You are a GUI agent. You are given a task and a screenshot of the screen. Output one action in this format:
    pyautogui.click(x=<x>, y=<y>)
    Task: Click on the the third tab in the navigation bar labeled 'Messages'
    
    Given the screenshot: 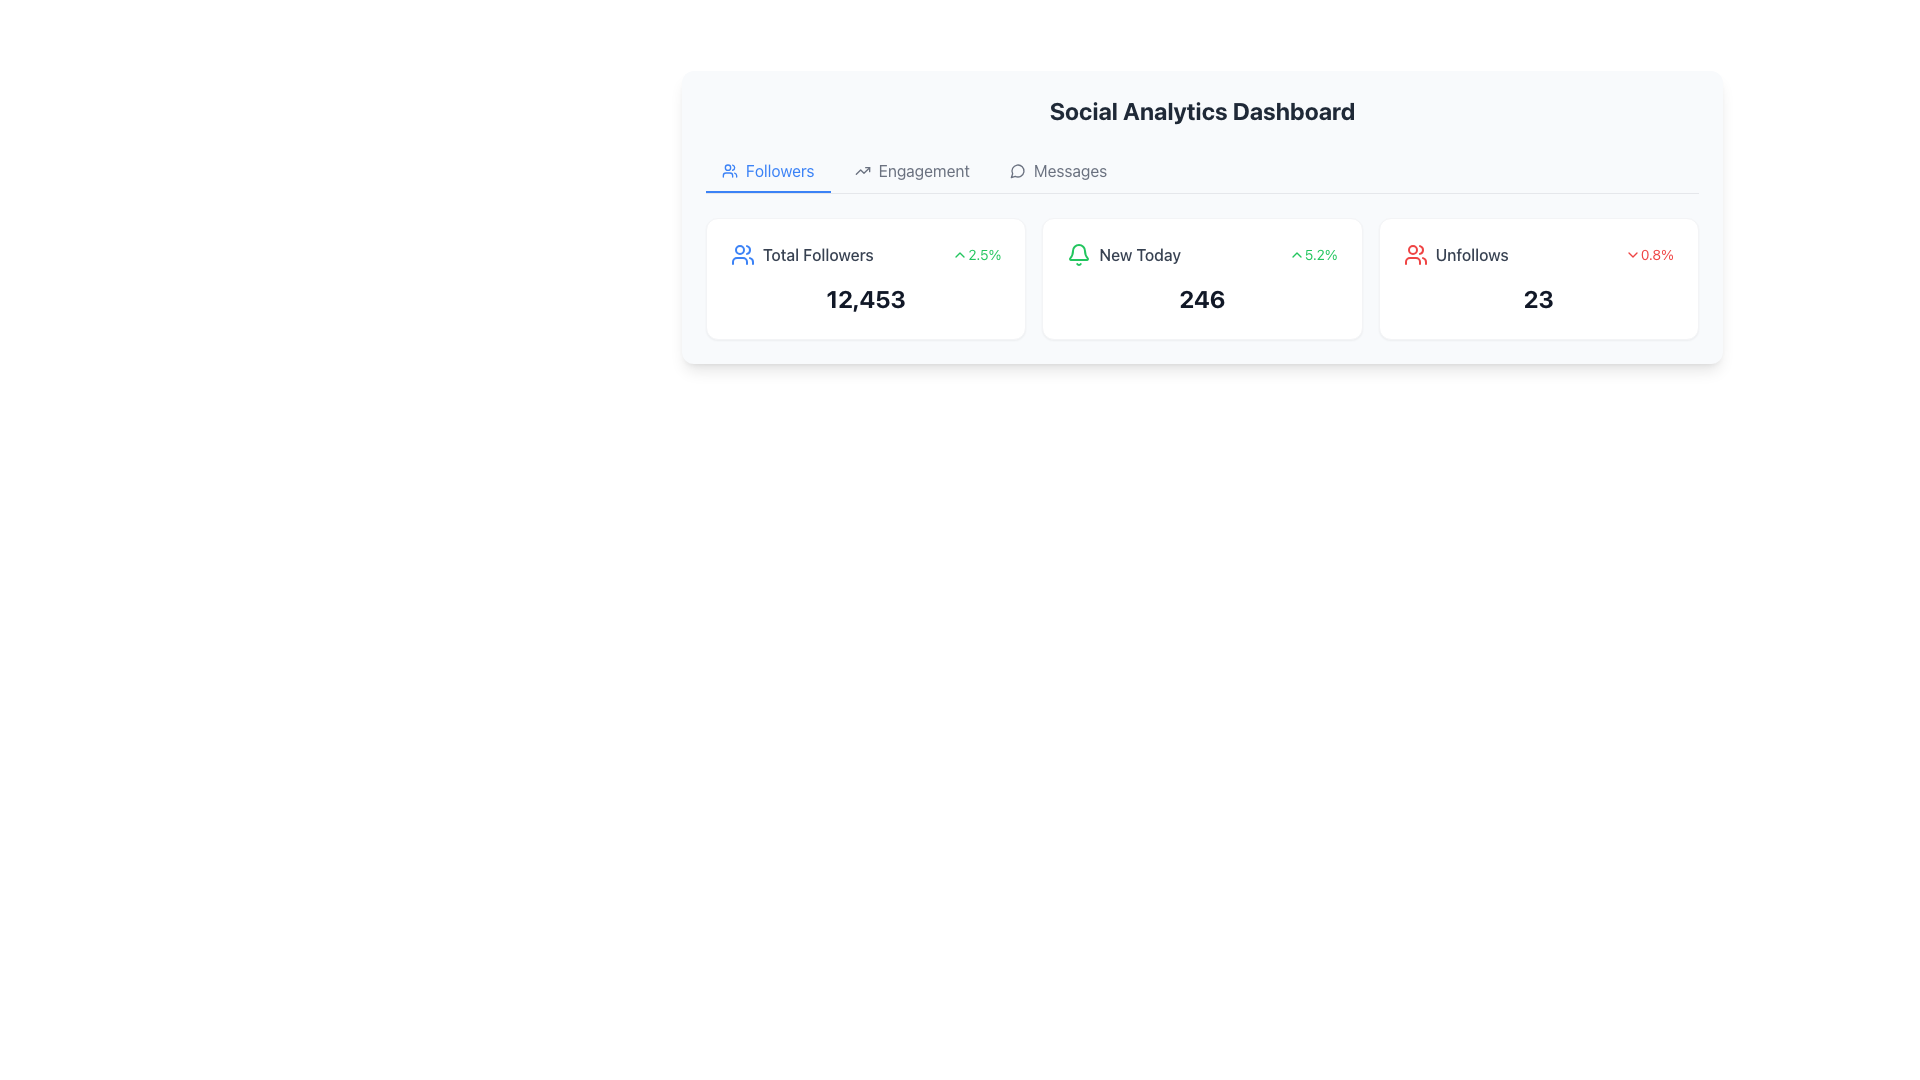 What is the action you would take?
    pyautogui.click(x=1057, y=171)
    